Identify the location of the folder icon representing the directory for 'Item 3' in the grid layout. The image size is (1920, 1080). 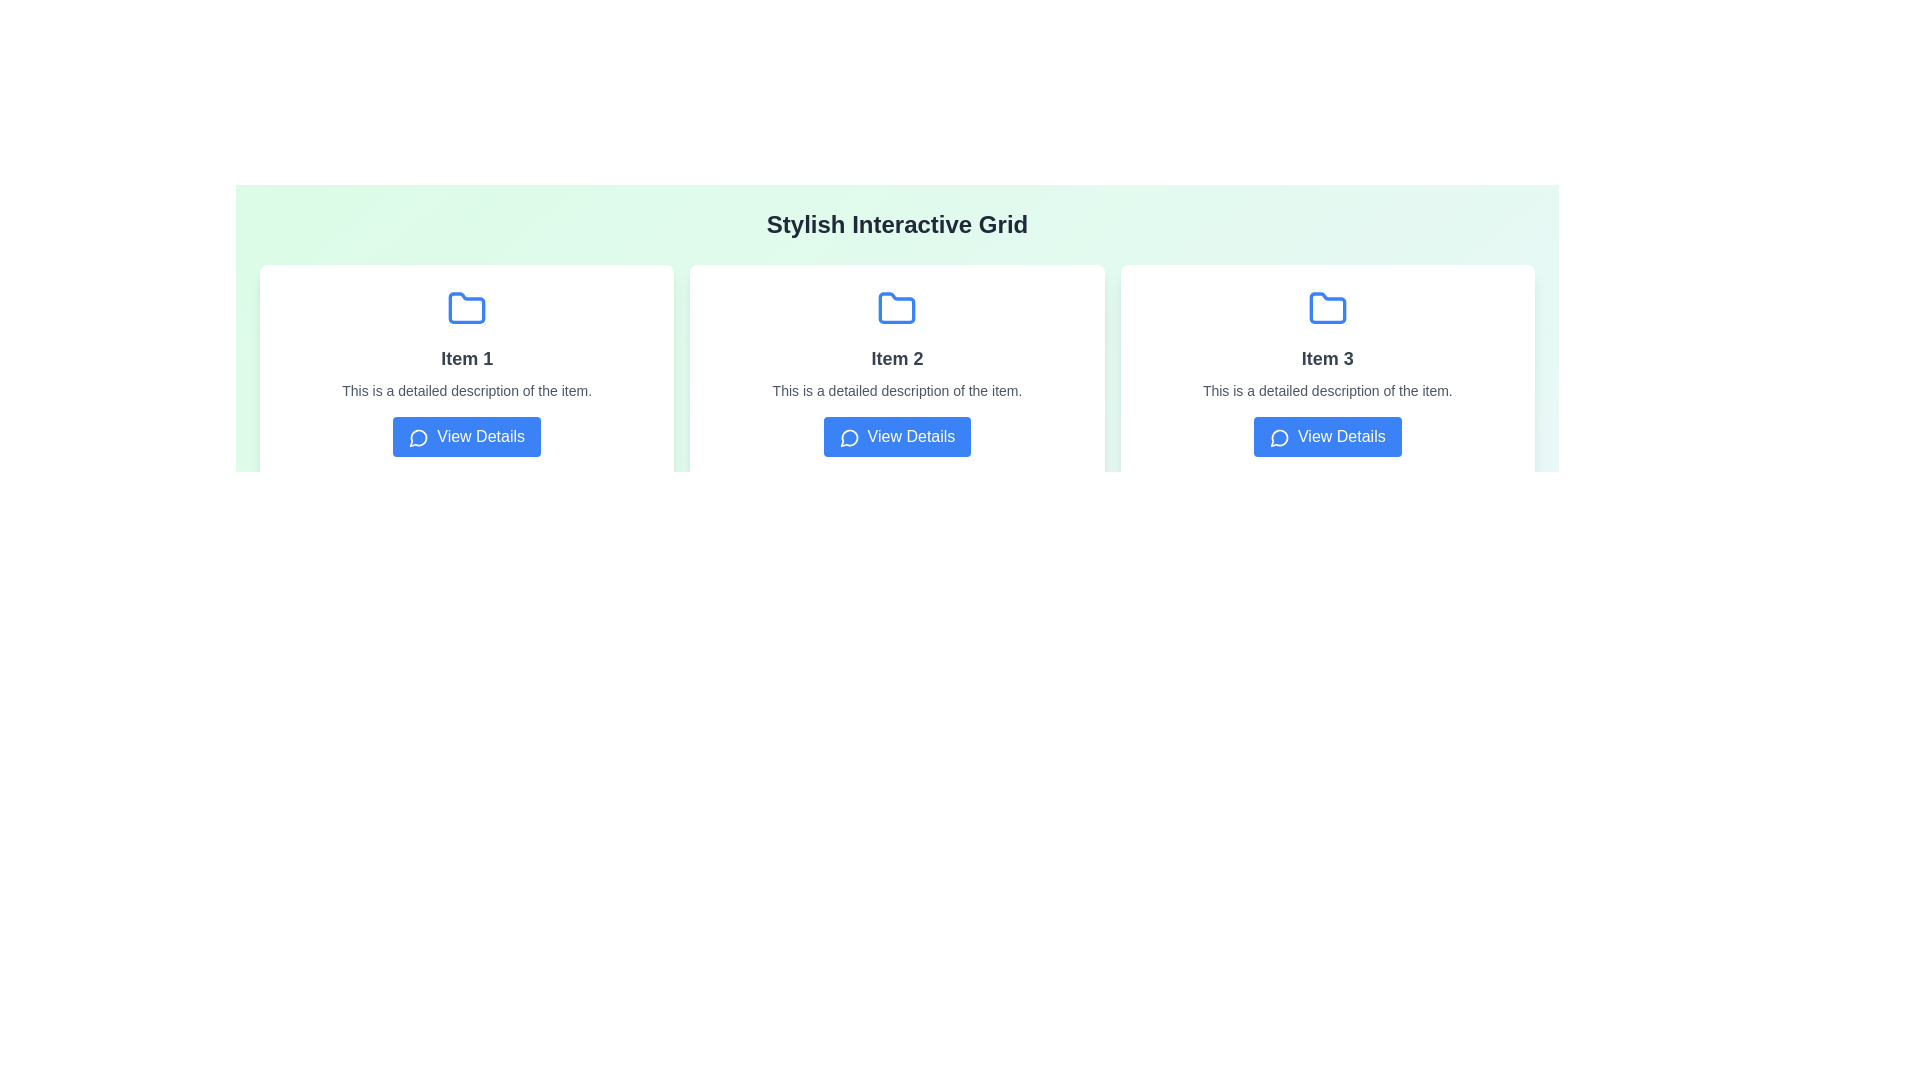
(1327, 308).